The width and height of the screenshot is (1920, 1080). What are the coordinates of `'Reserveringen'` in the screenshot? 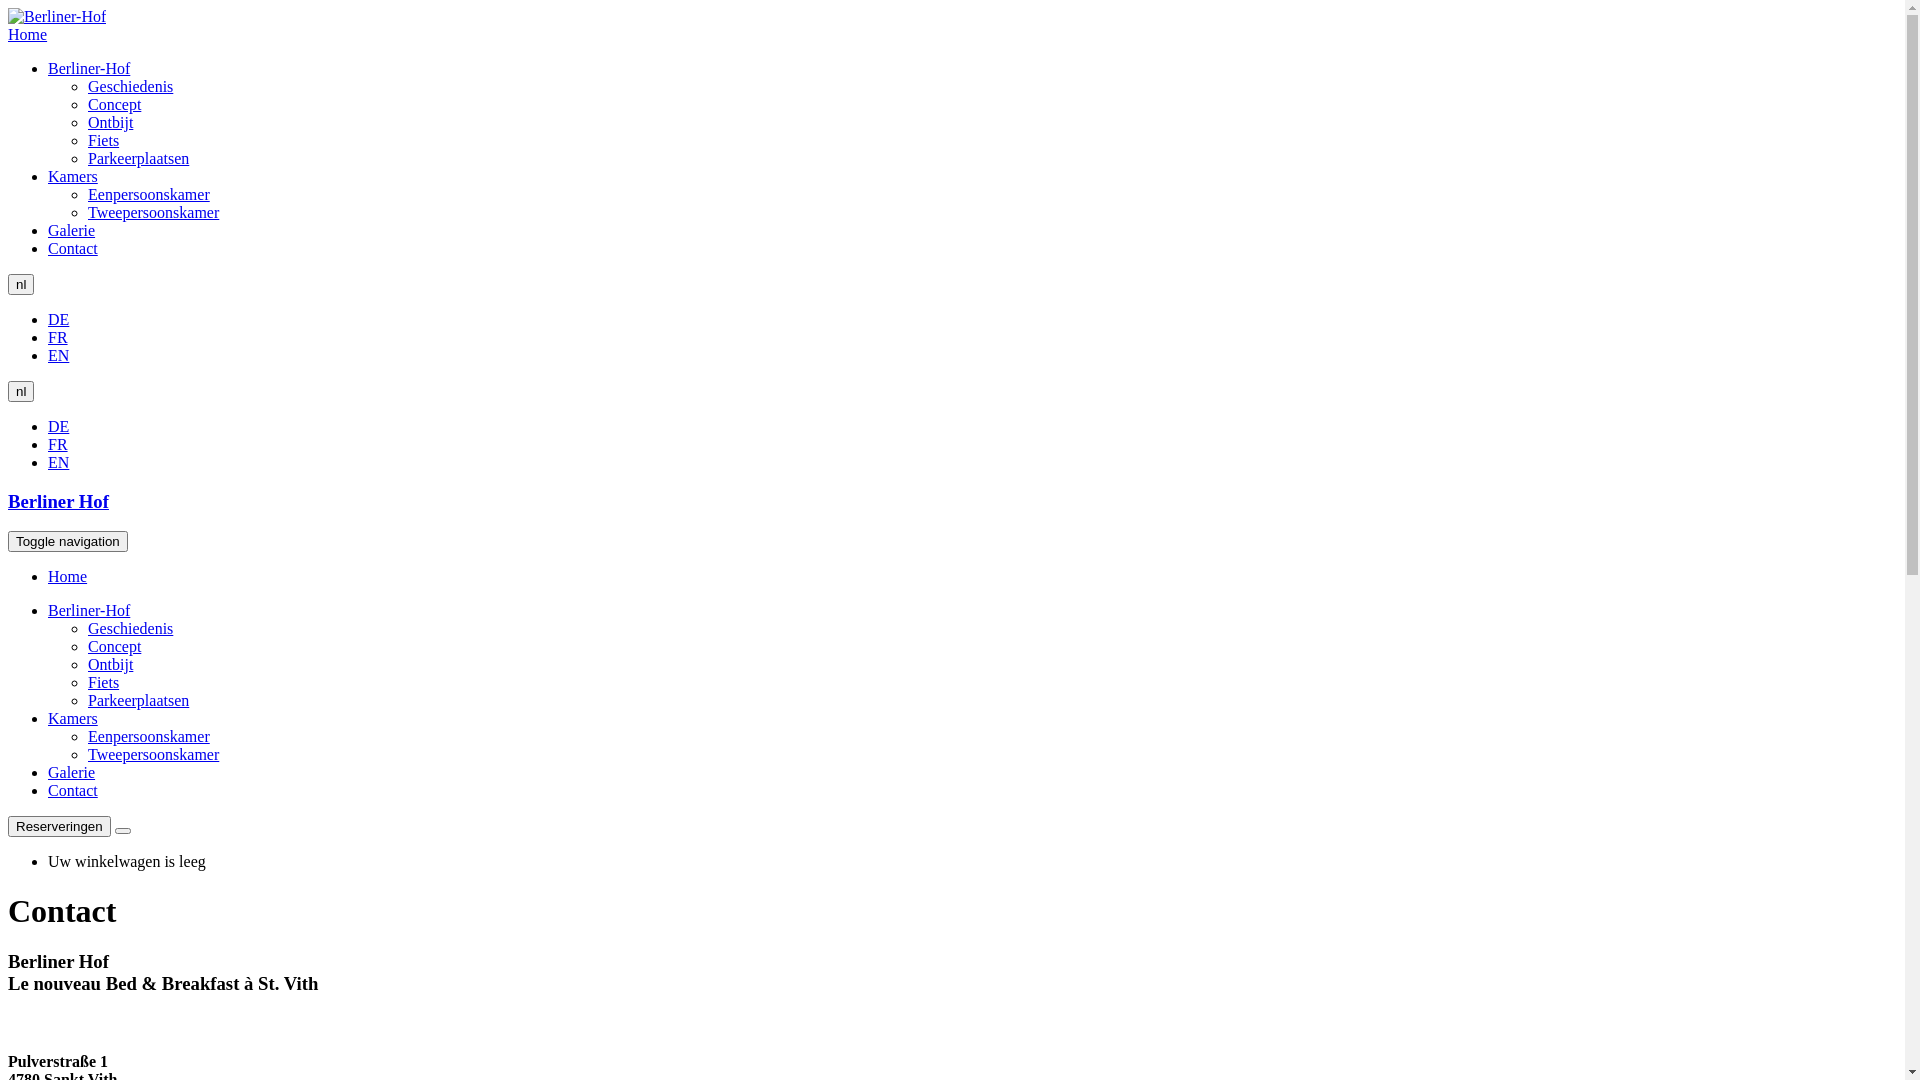 It's located at (8, 826).